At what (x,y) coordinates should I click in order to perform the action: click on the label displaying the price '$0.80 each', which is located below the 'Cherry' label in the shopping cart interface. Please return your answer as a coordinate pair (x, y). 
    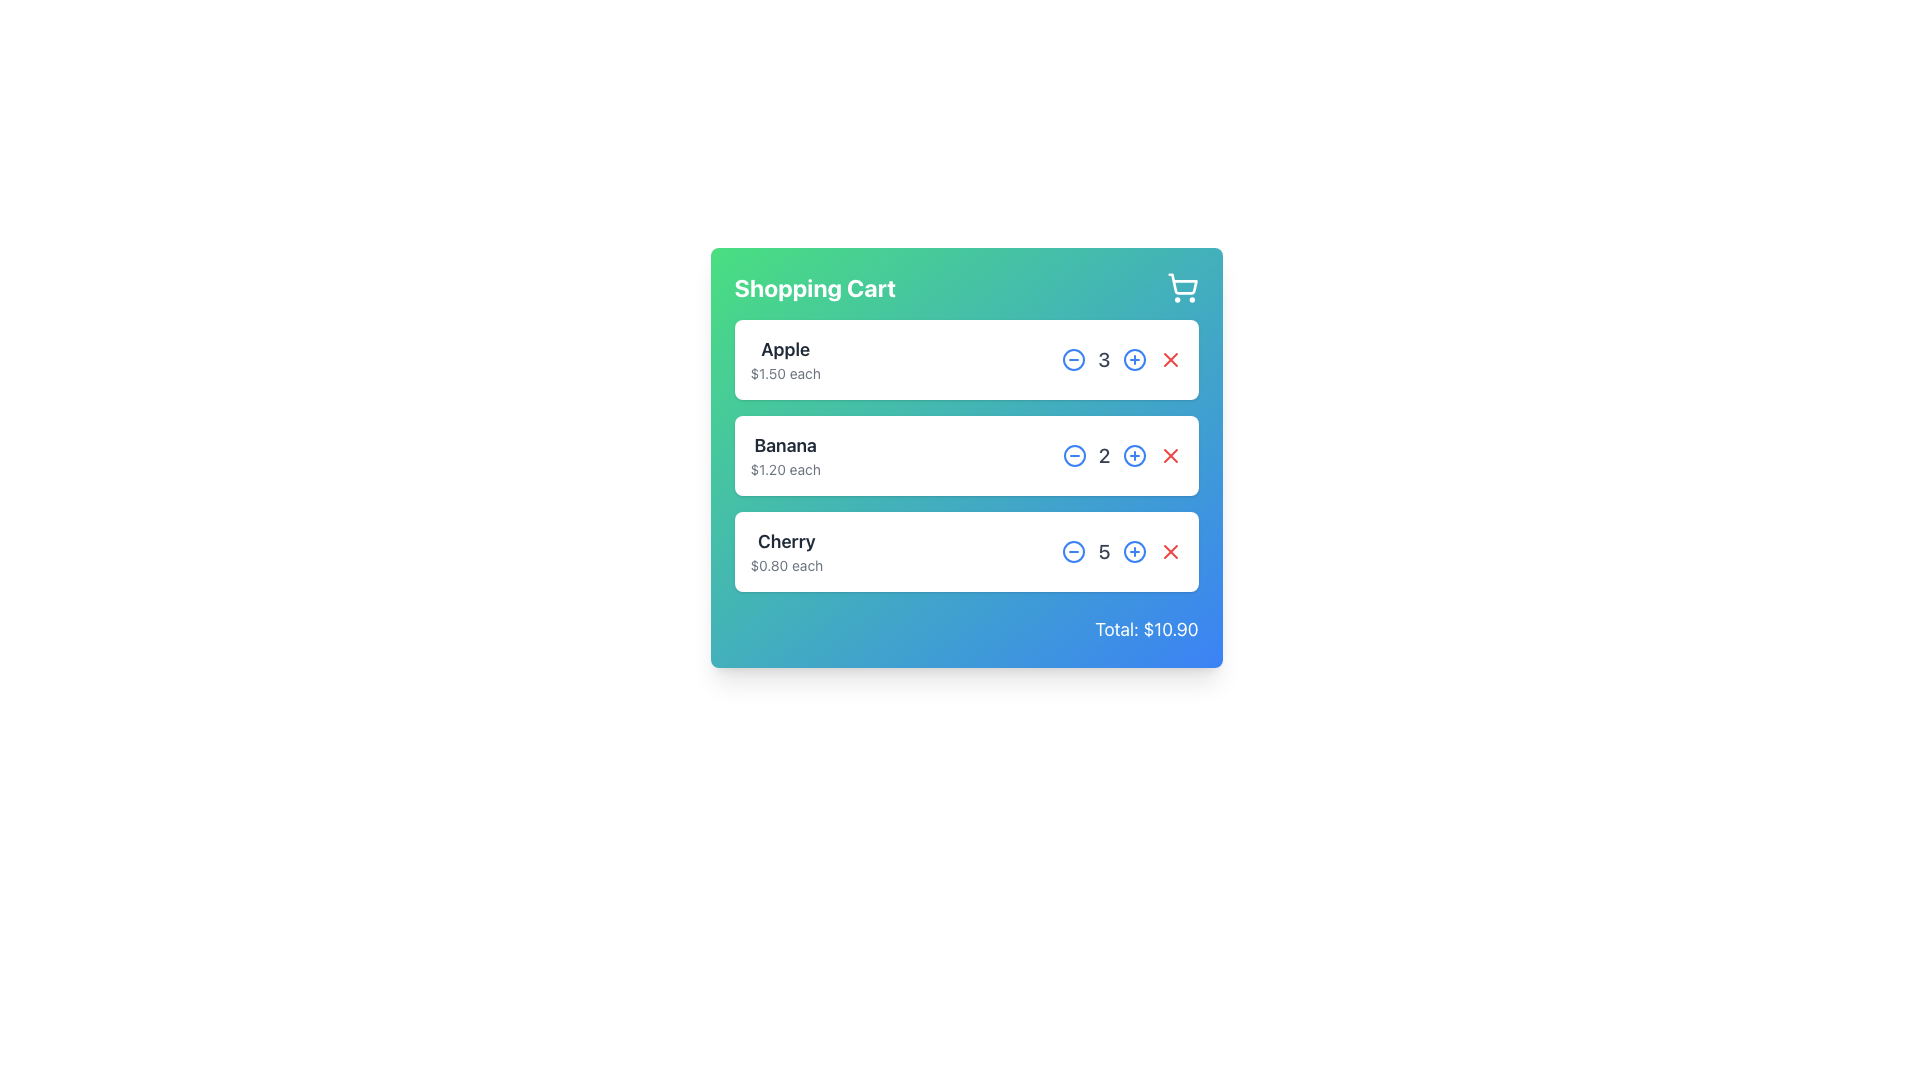
    Looking at the image, I should click on (785, 566).